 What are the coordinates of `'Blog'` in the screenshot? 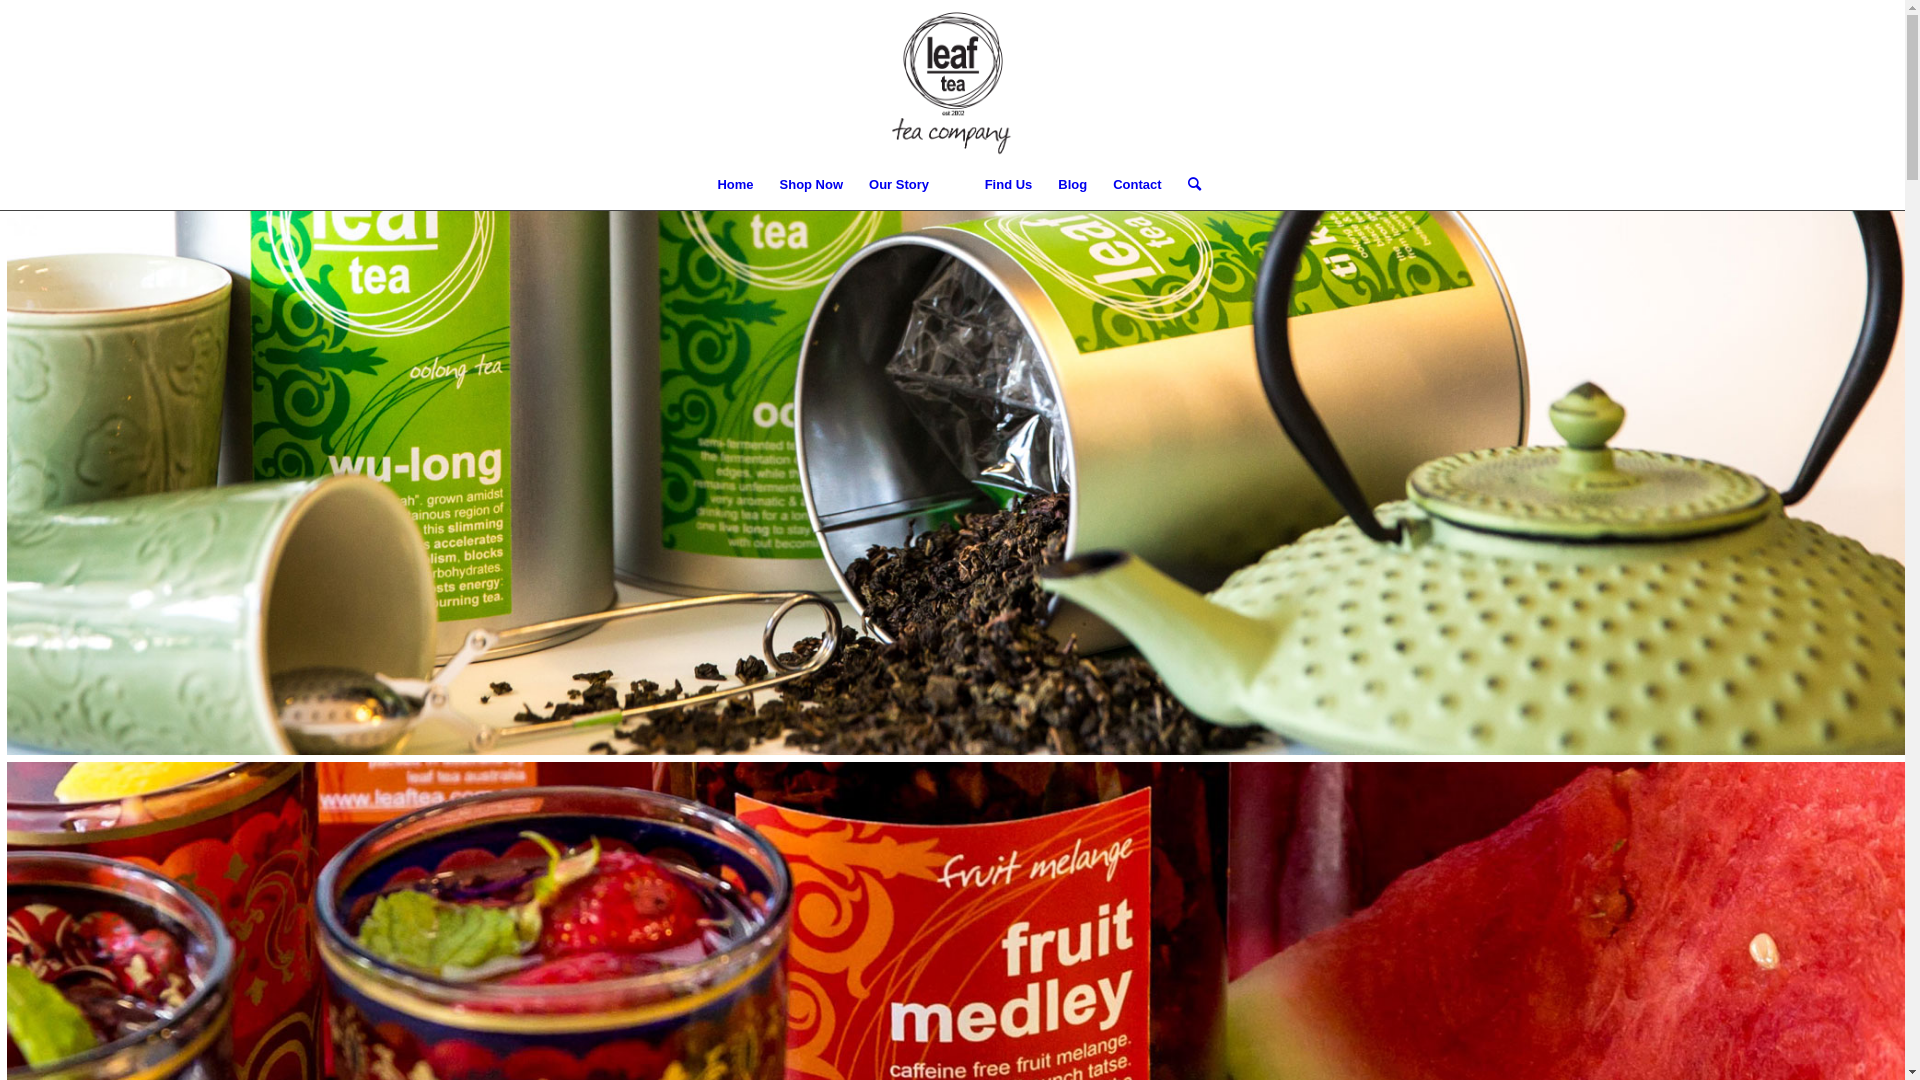 It's located at (1071, 185).